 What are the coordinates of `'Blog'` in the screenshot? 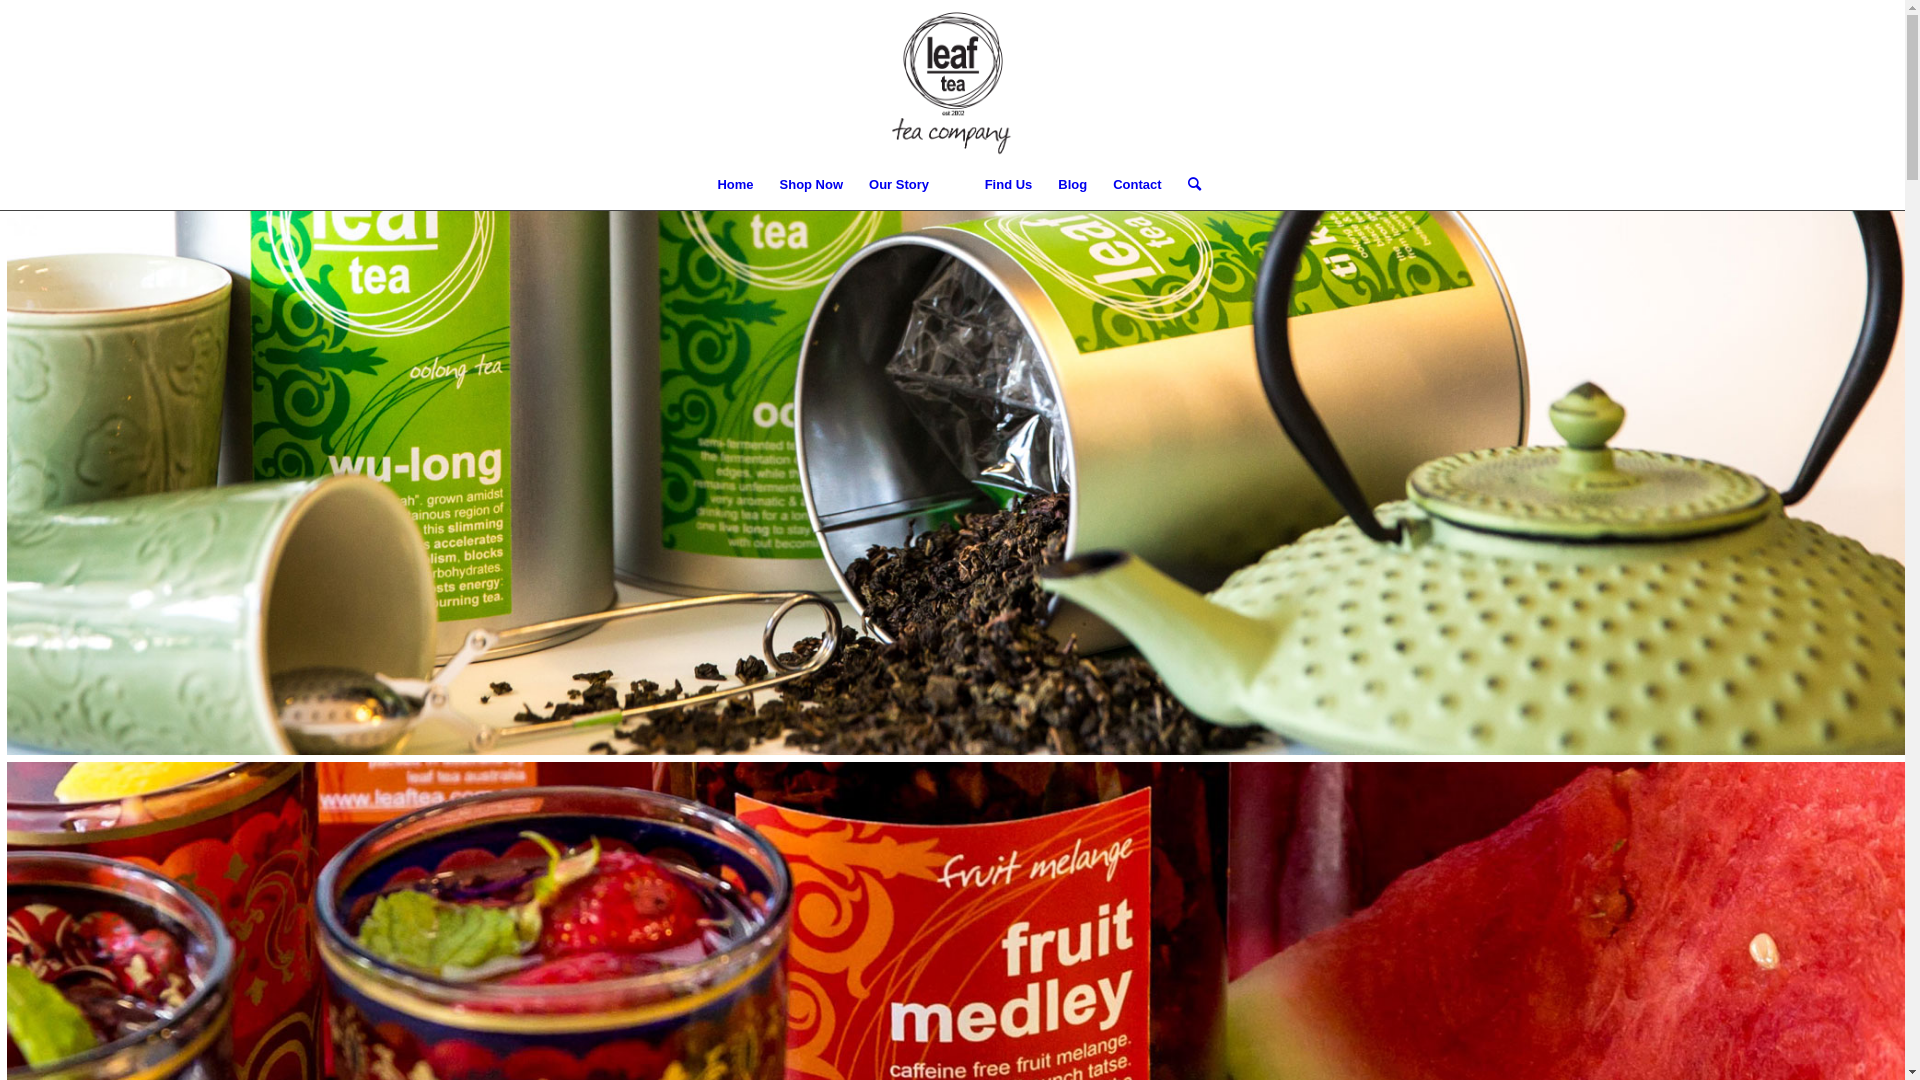 It's located at (1071, 185).